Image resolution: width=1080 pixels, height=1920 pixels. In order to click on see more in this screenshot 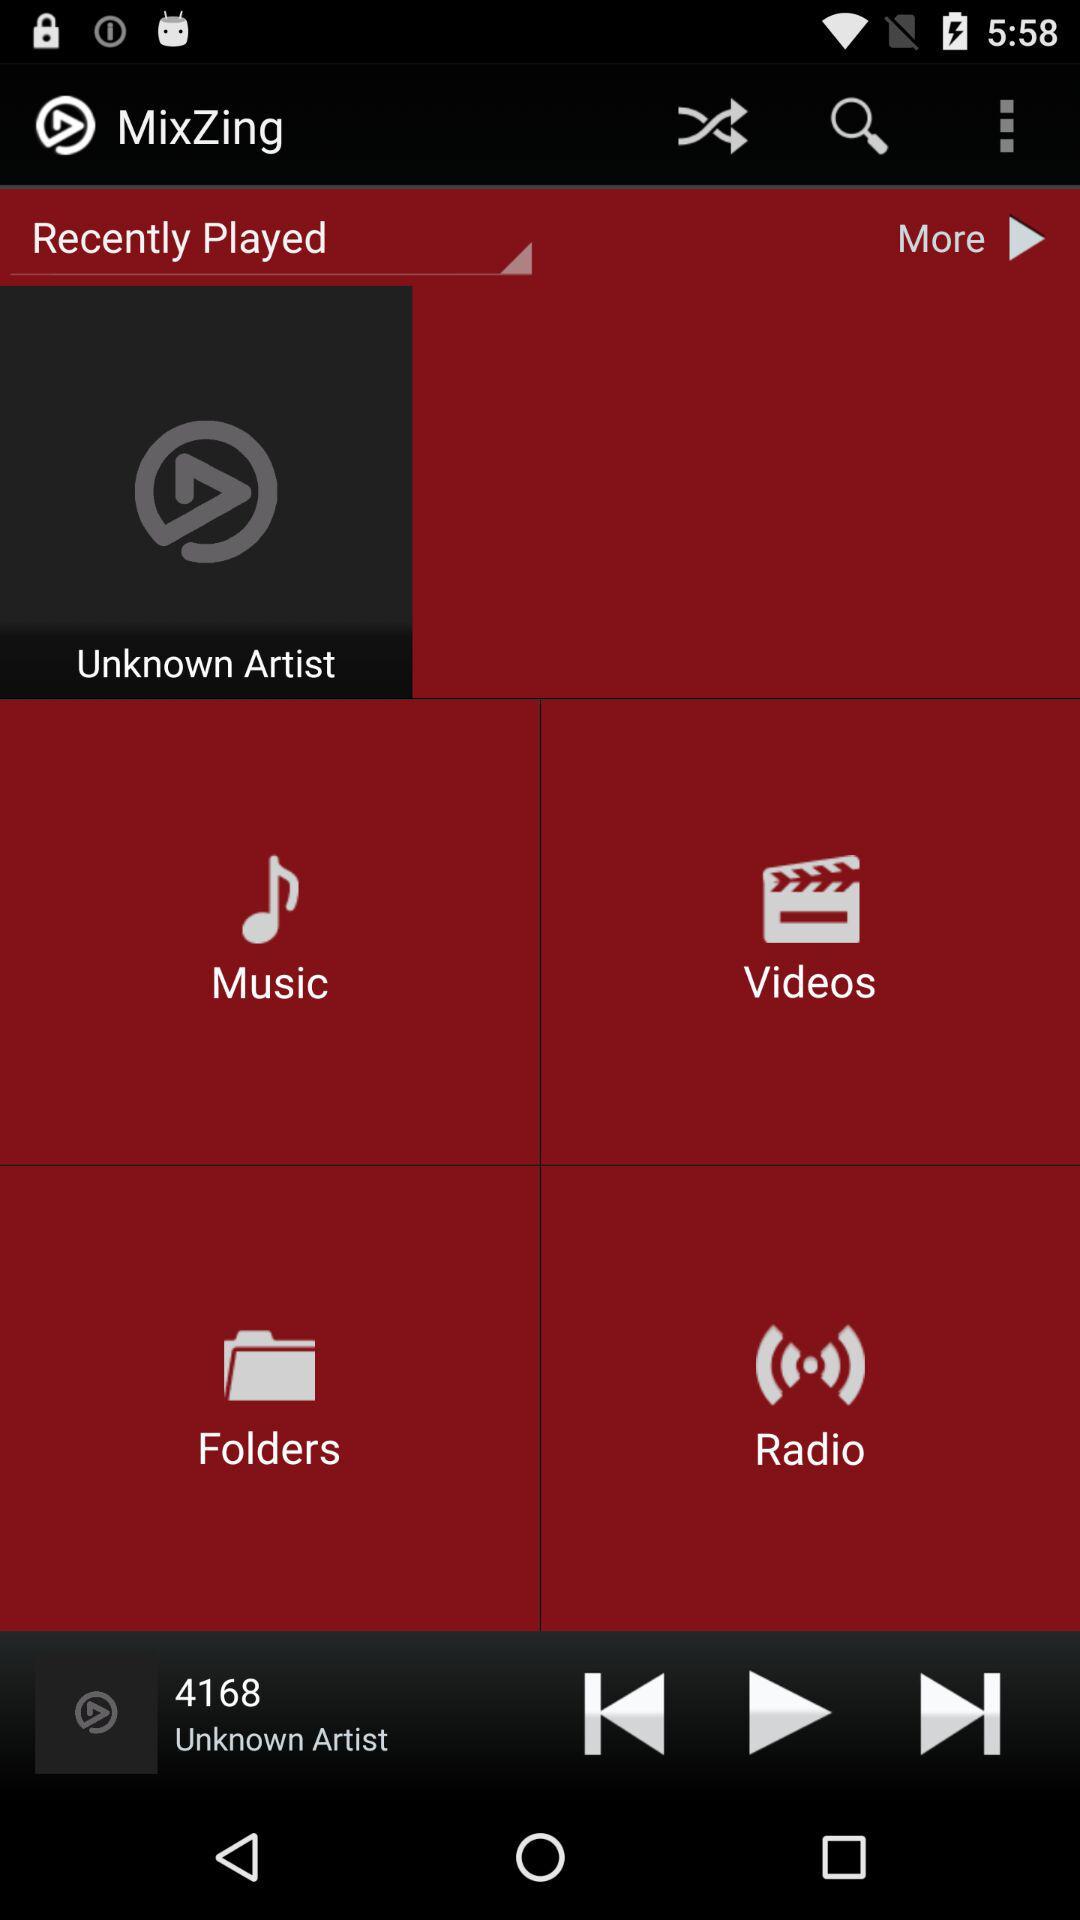, I will do `click(1032, 237)`.